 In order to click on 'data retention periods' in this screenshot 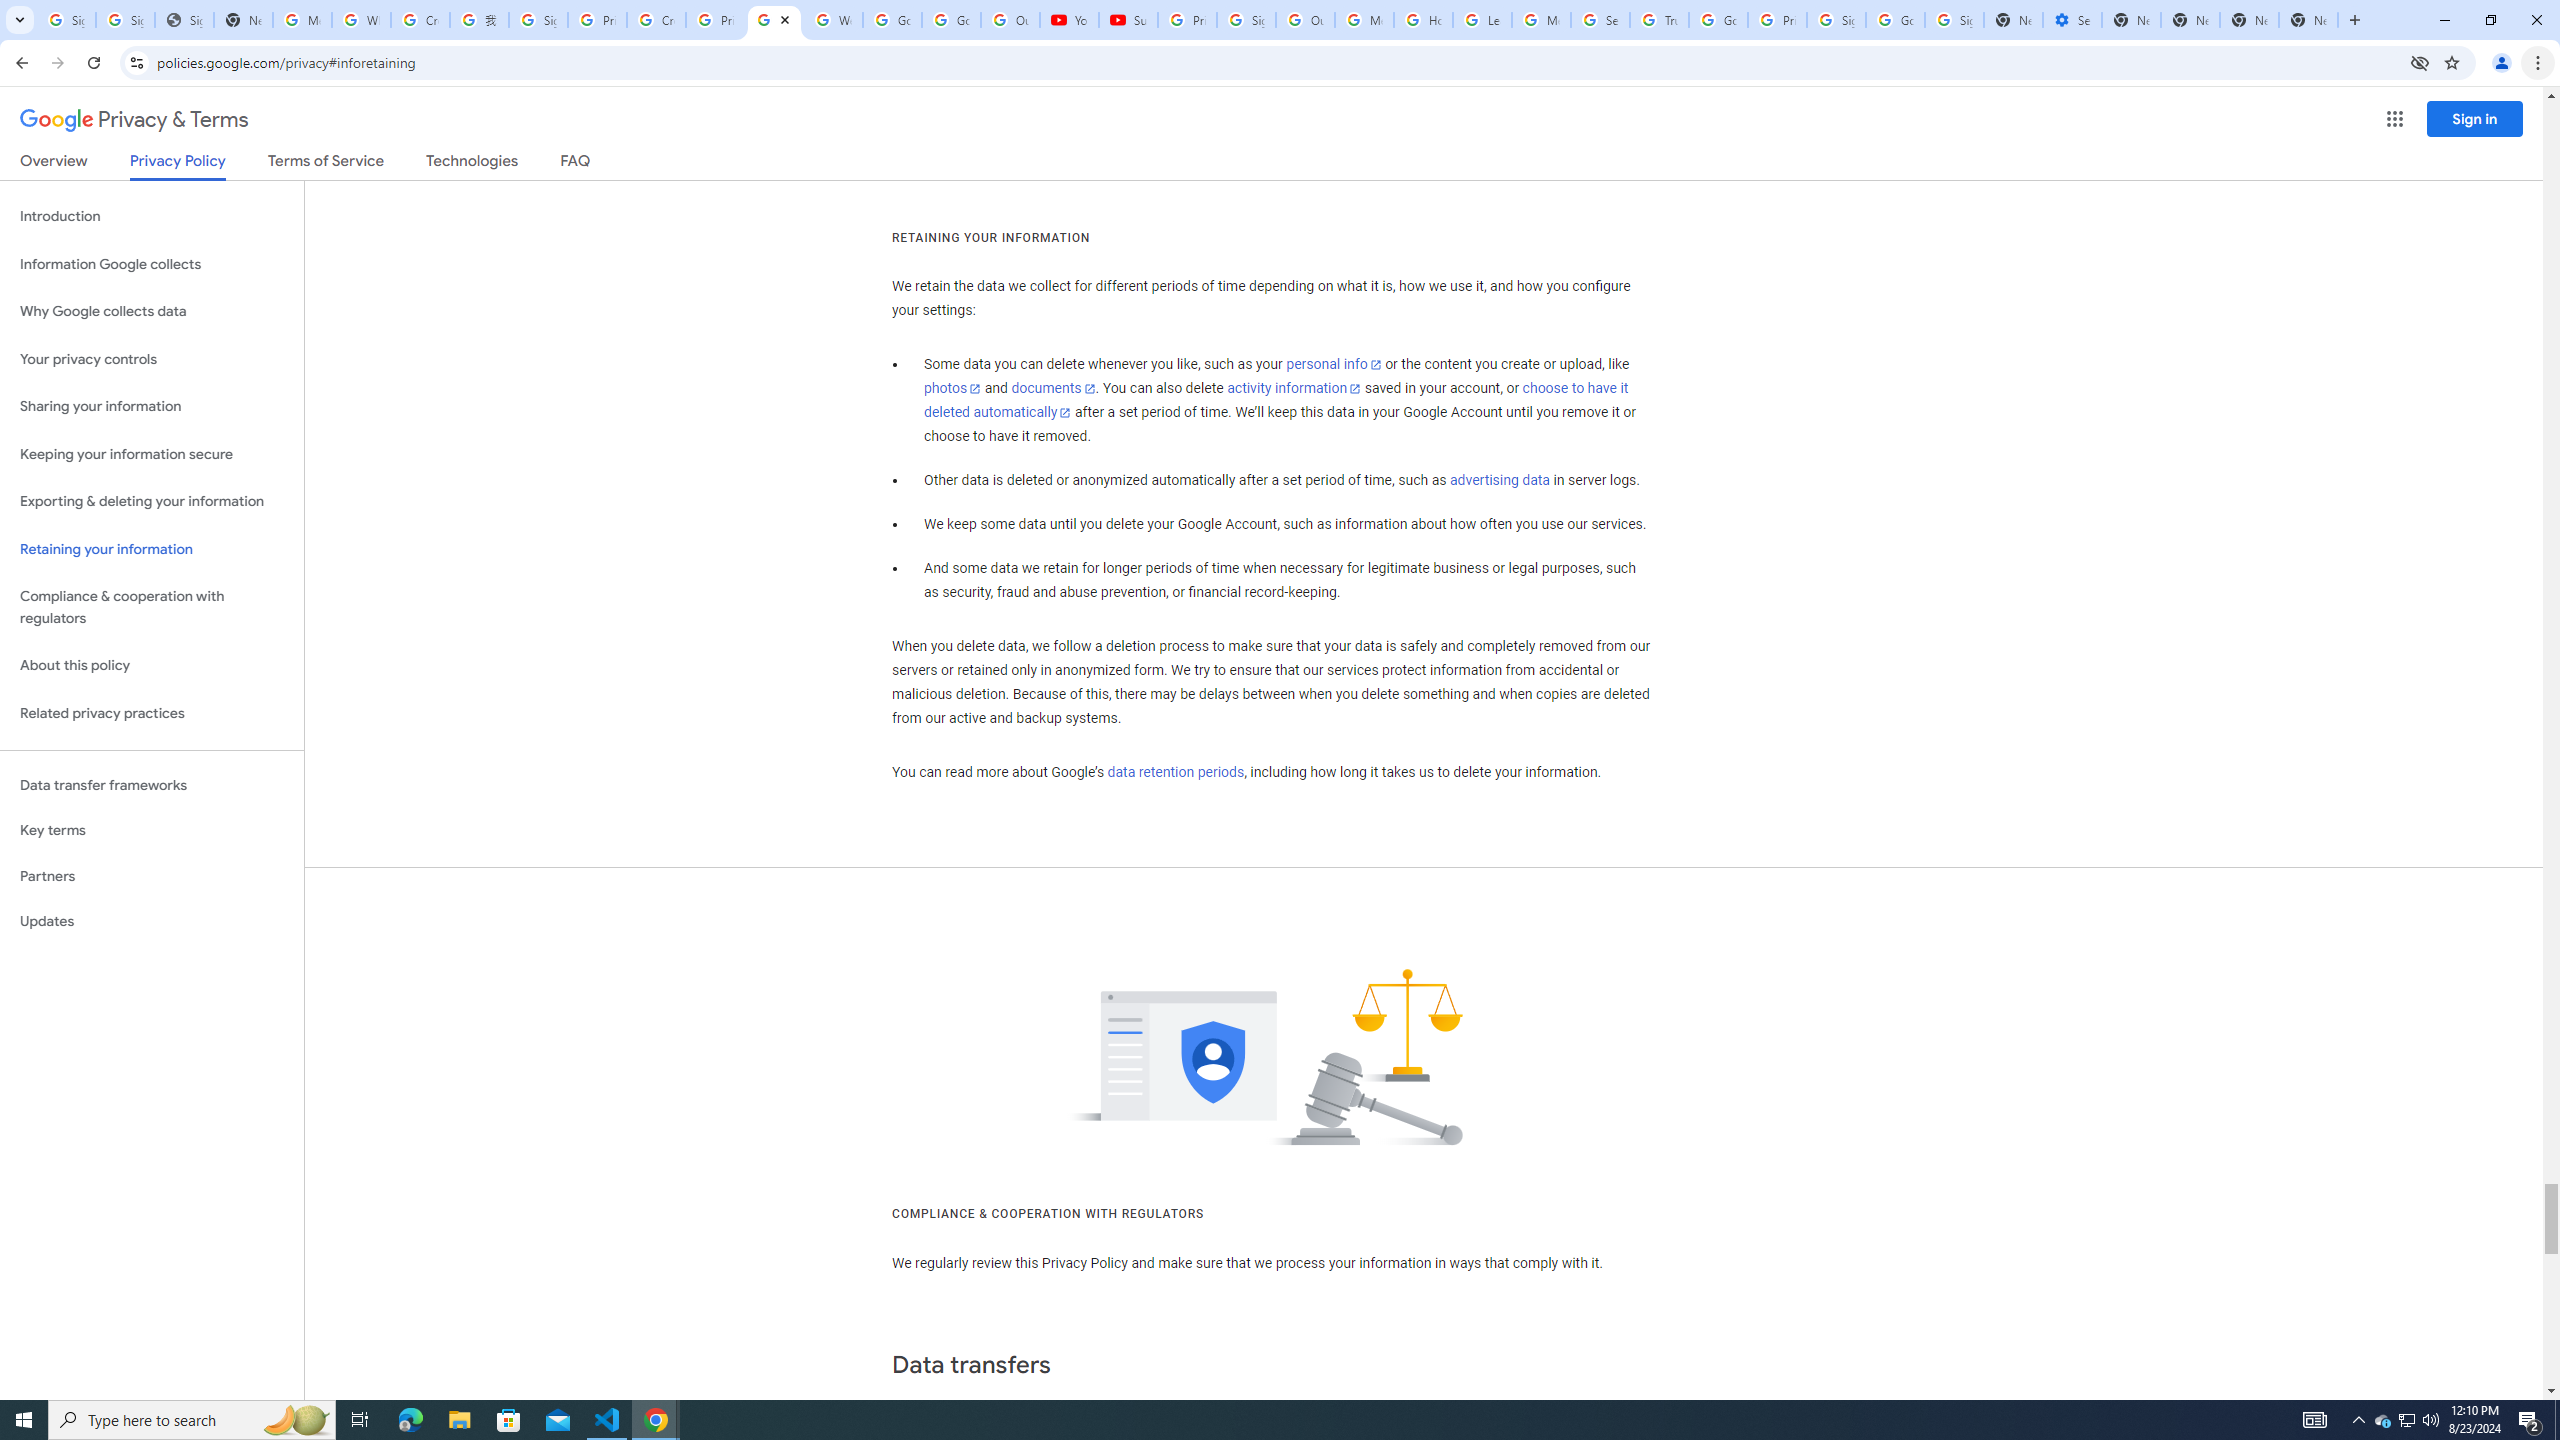, I will do `click(1174, 773)`.